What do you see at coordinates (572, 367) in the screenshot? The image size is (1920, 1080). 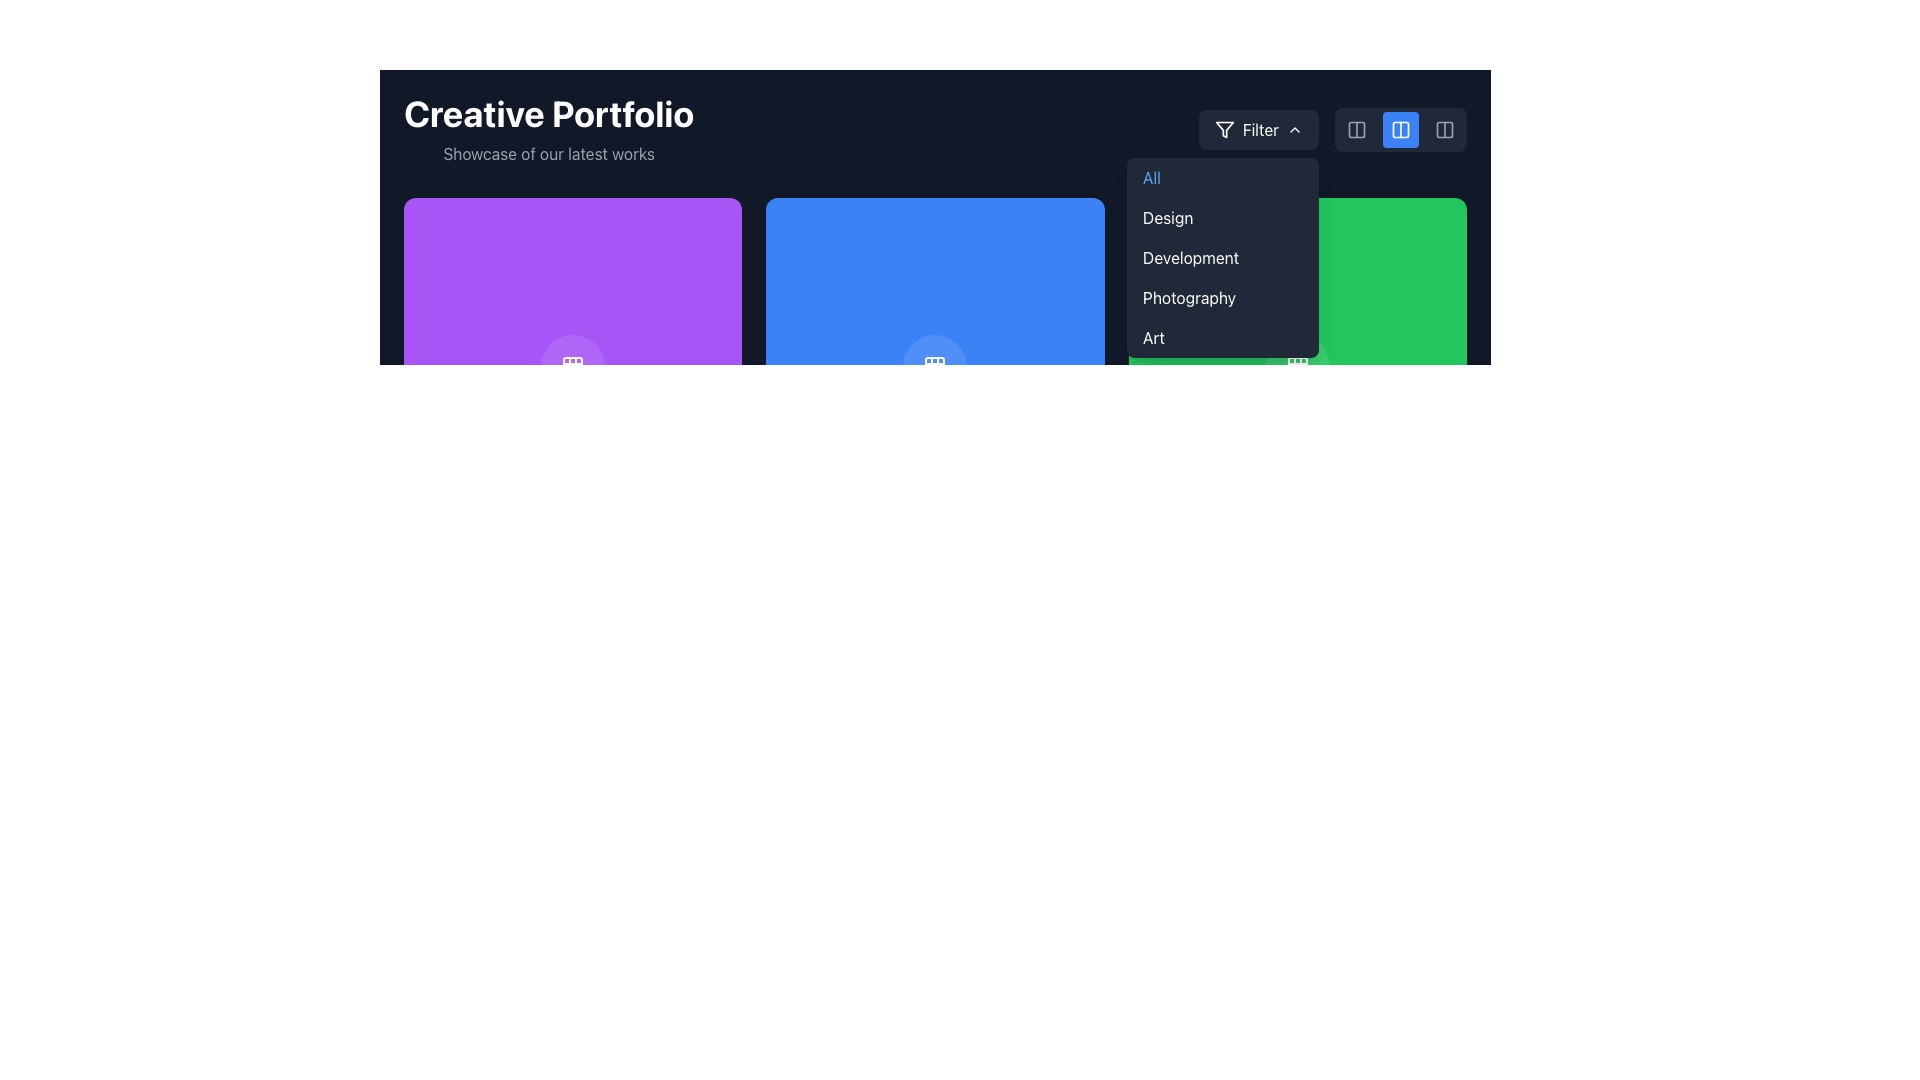 I see `the top-left grid cell of the icon component that symbolizes a grid or matrix layout` at bounding box center [572, 367].